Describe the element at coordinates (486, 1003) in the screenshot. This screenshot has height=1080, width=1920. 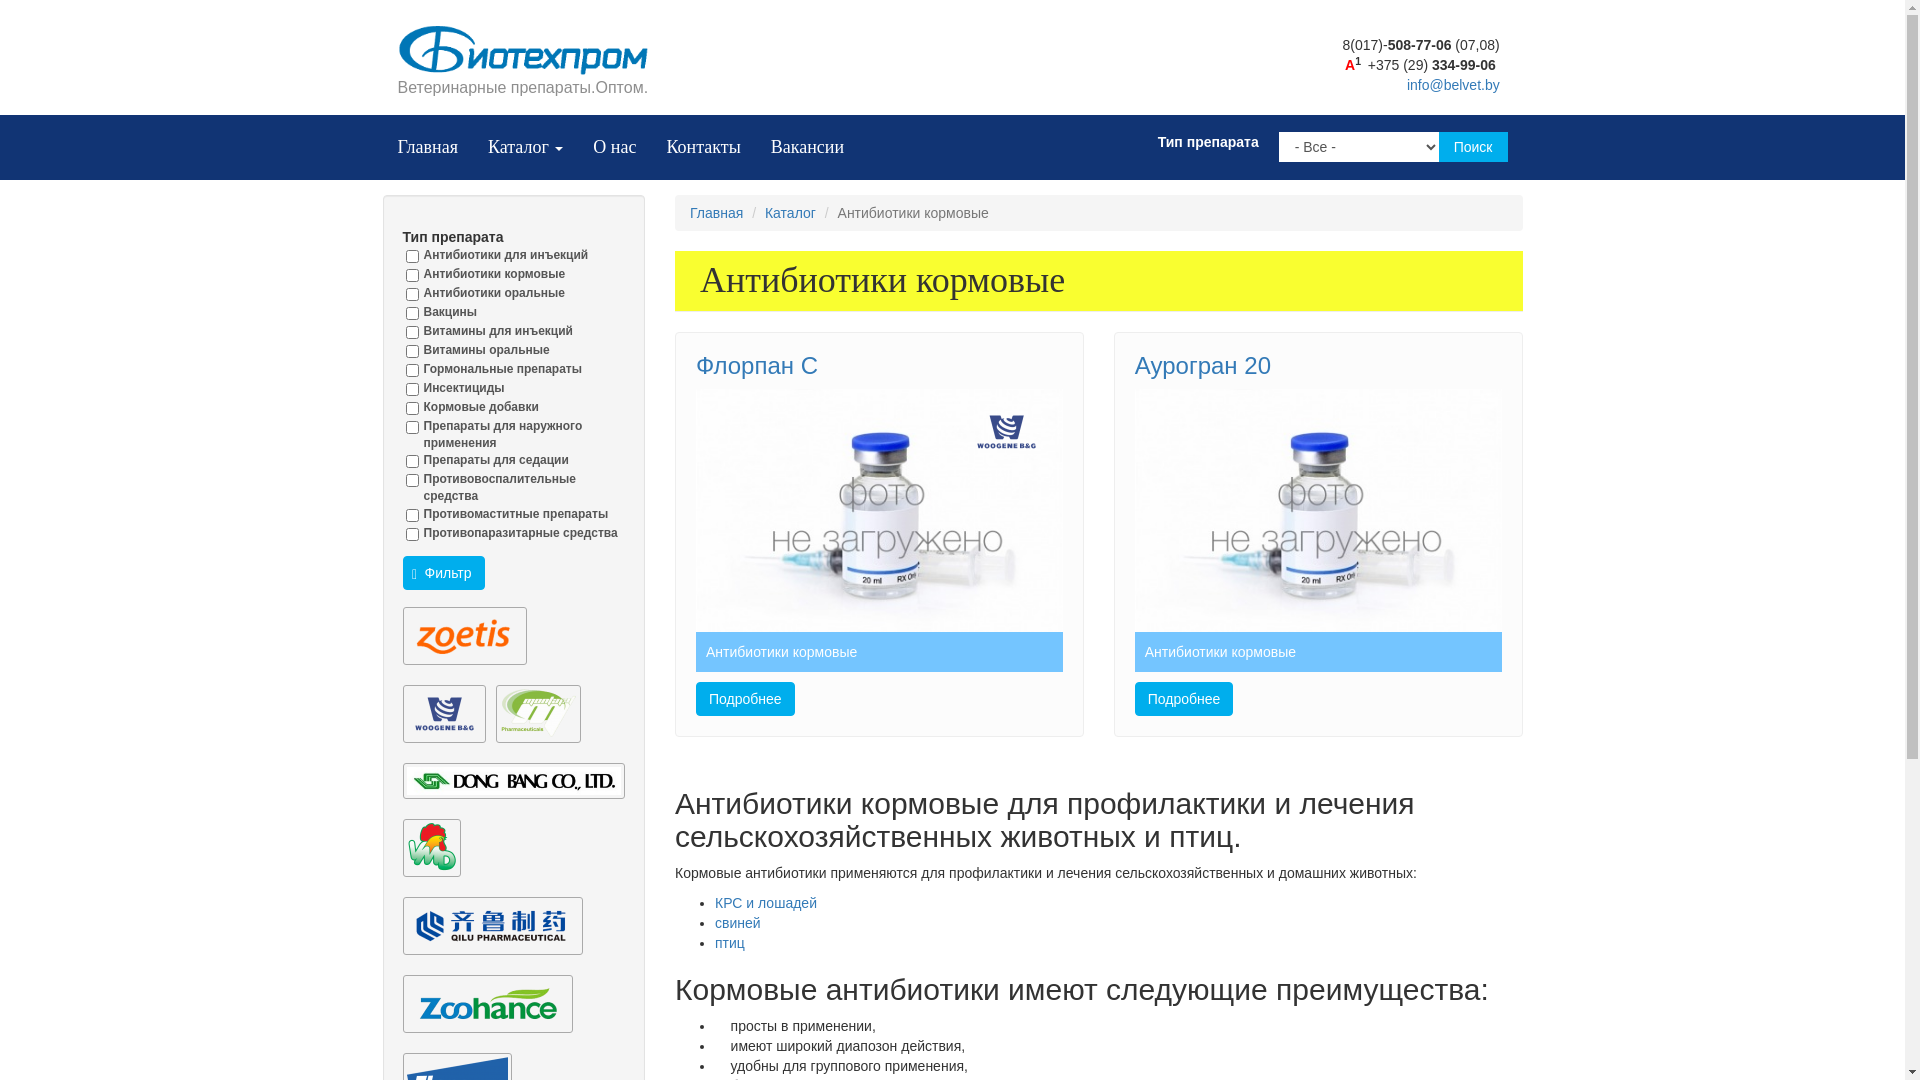
I see `'Ningxia Zoohance Biotech'` at that location.